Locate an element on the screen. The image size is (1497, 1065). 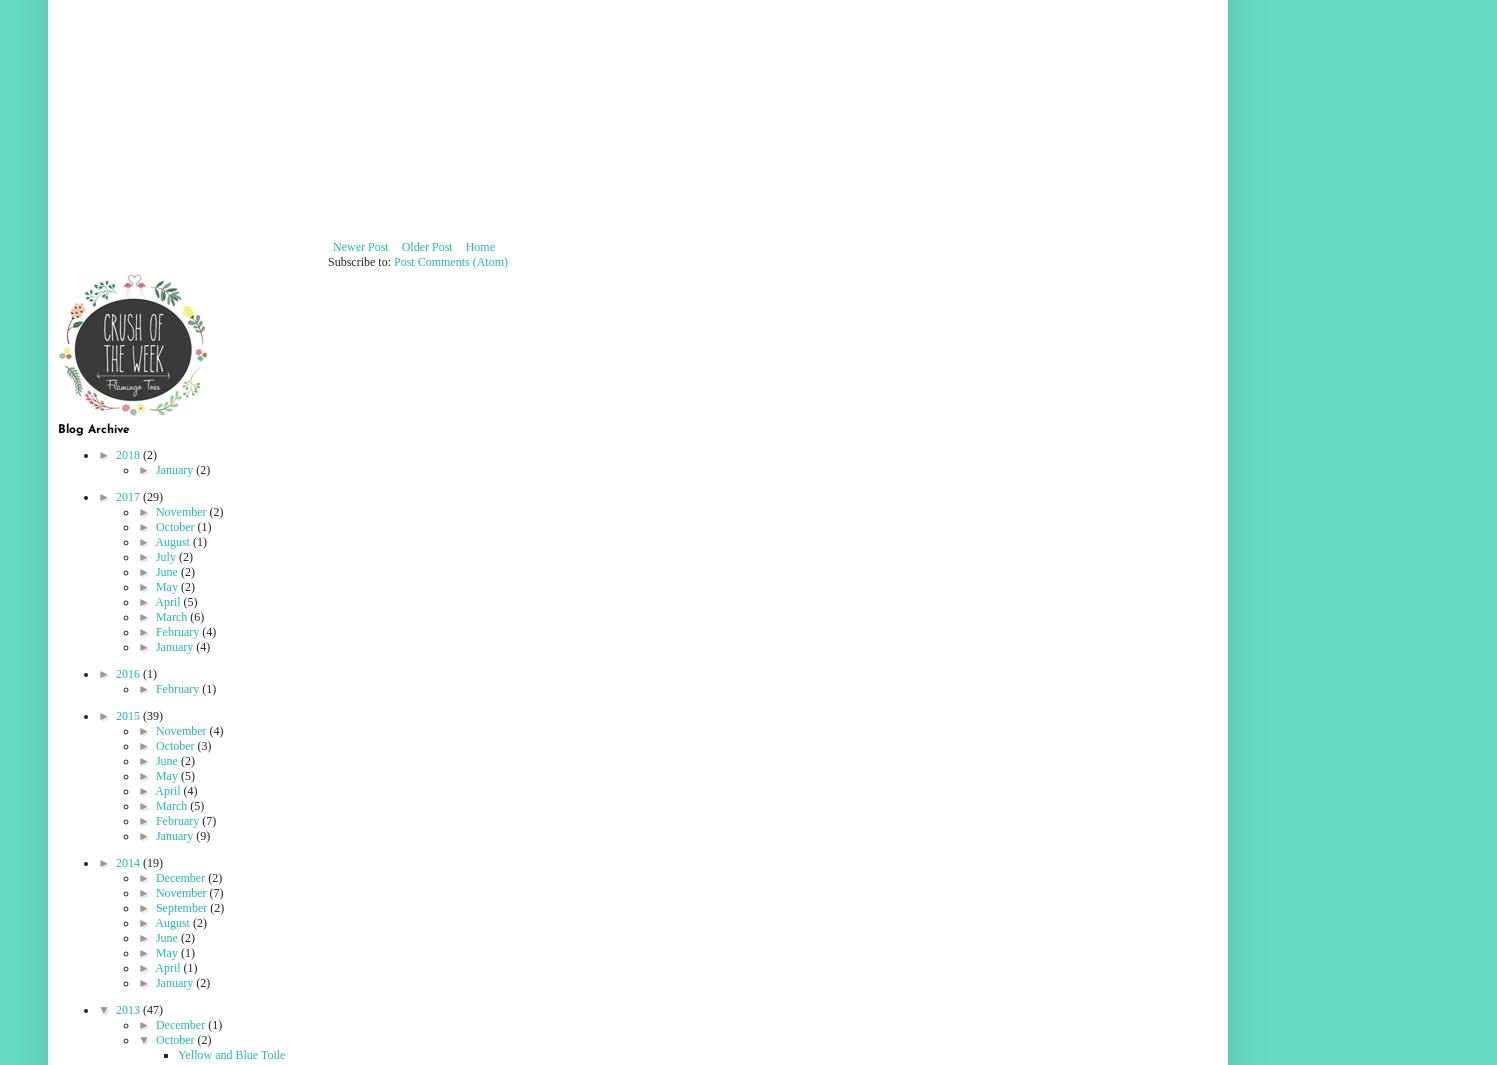
'(29)' is located at coordinates (150, 496).